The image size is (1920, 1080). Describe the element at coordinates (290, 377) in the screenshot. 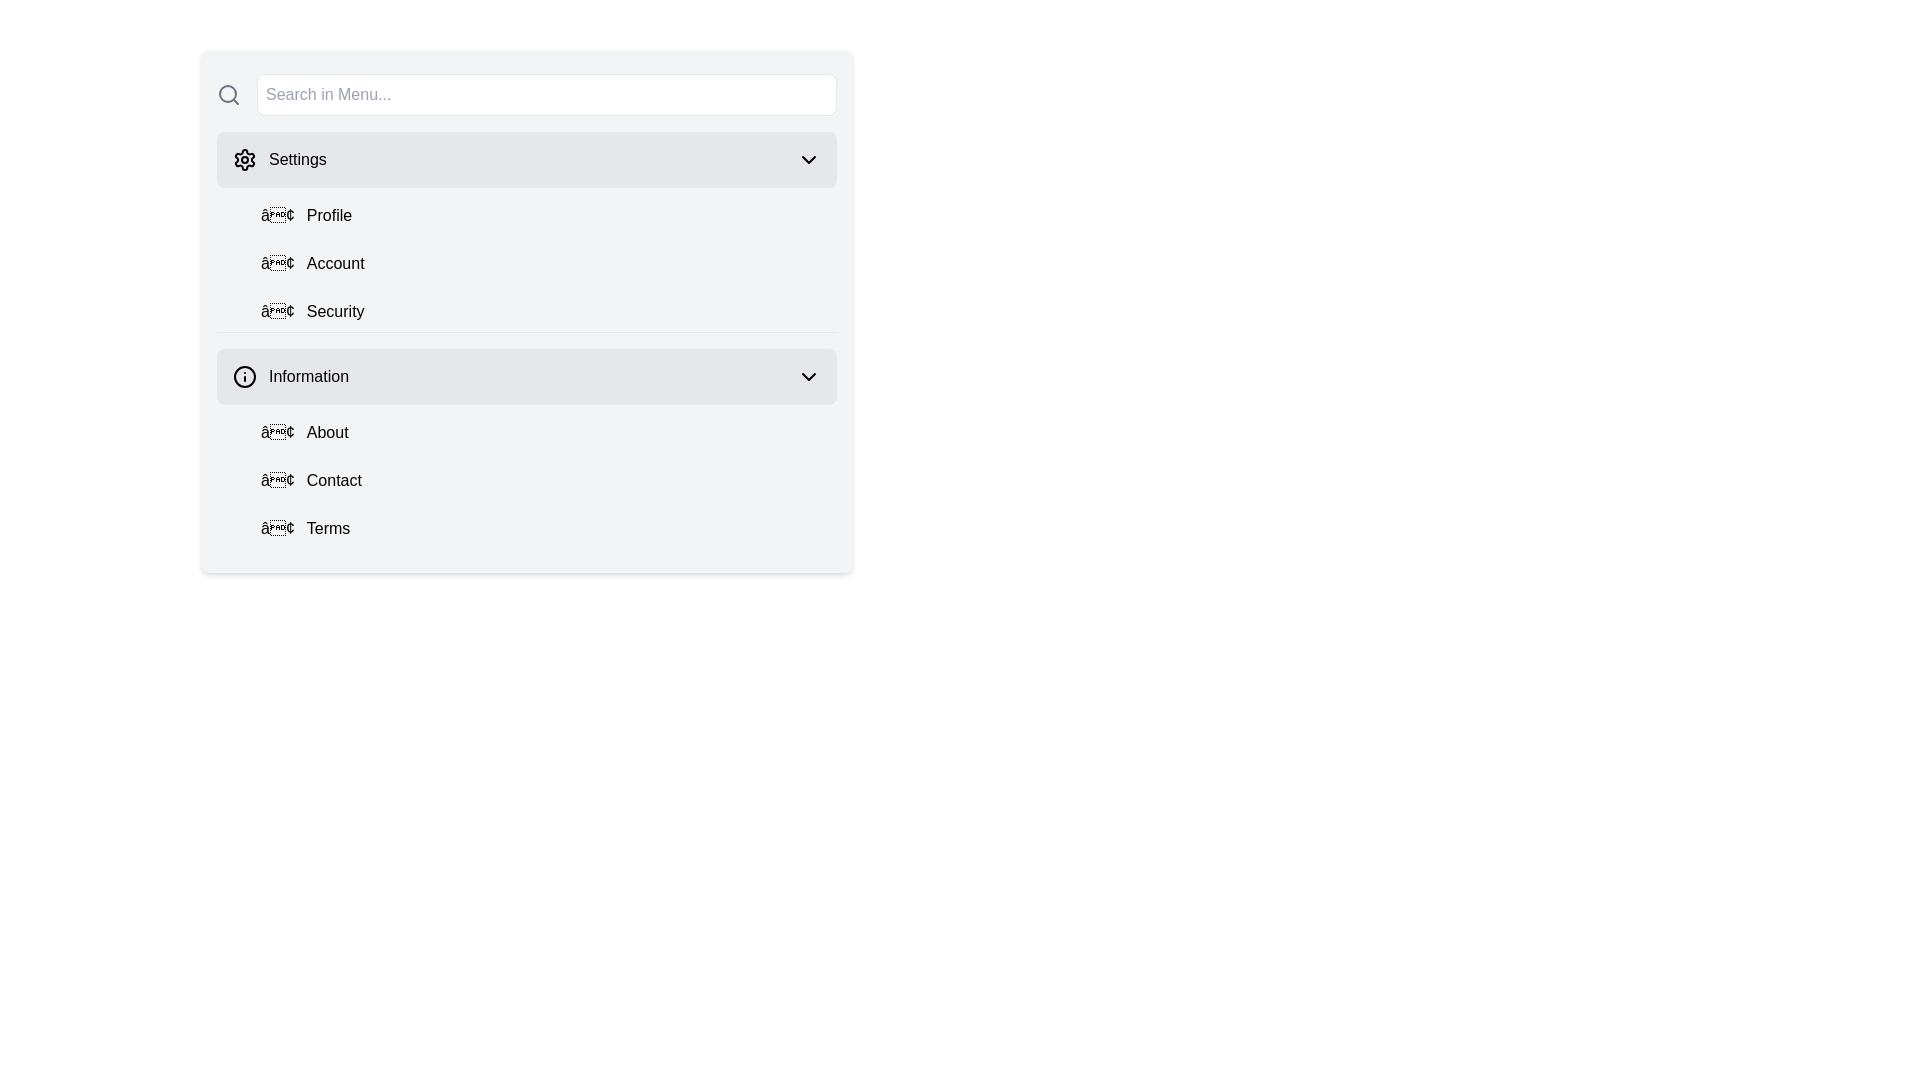

I see `the 'Information' menu item located in the left navigation panel, which is the fourth entry below 'Security' and above 'About'` at that location.